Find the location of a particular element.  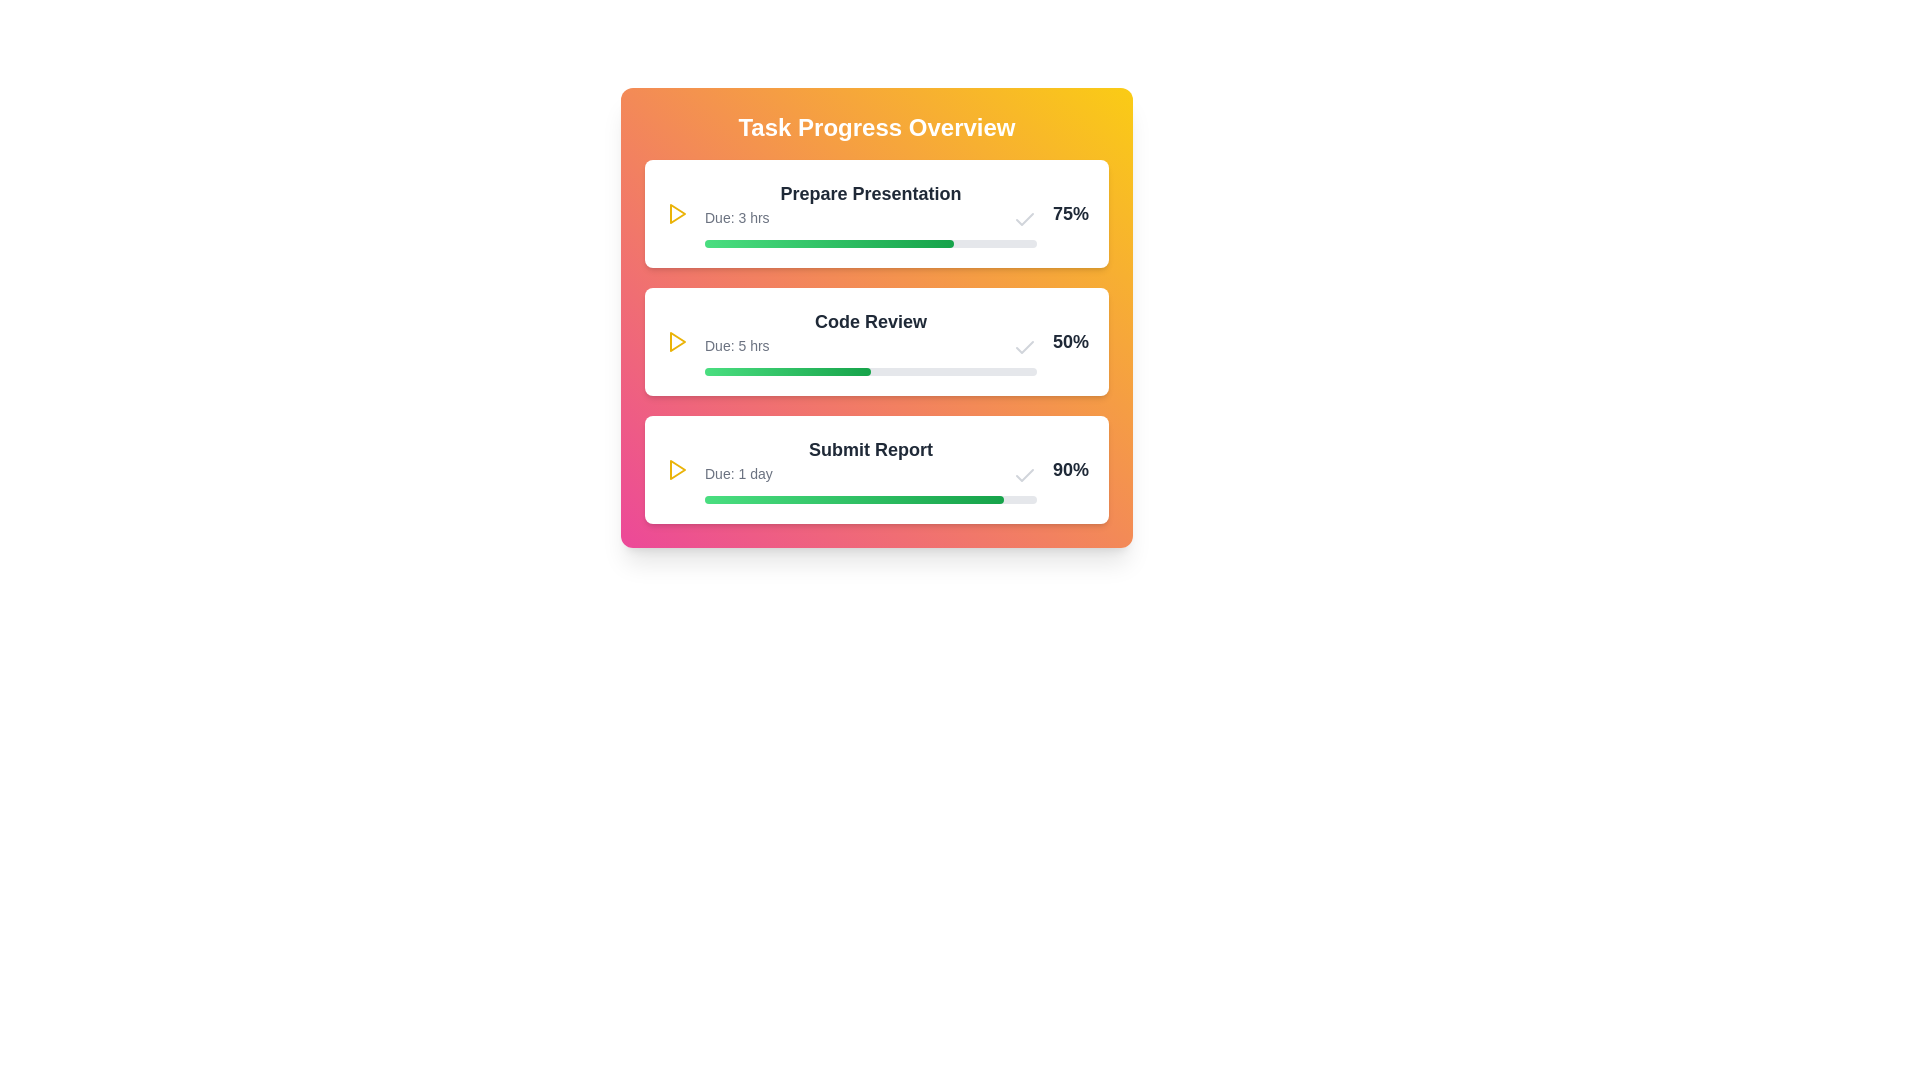

the play icon, which is a yellow-stroked SVG polygon resembling a right-pointing triangle, located in the 'Prepare Presentation' card adjacent to 'Due: 3 hrs' is located at coordinates (677, 470).